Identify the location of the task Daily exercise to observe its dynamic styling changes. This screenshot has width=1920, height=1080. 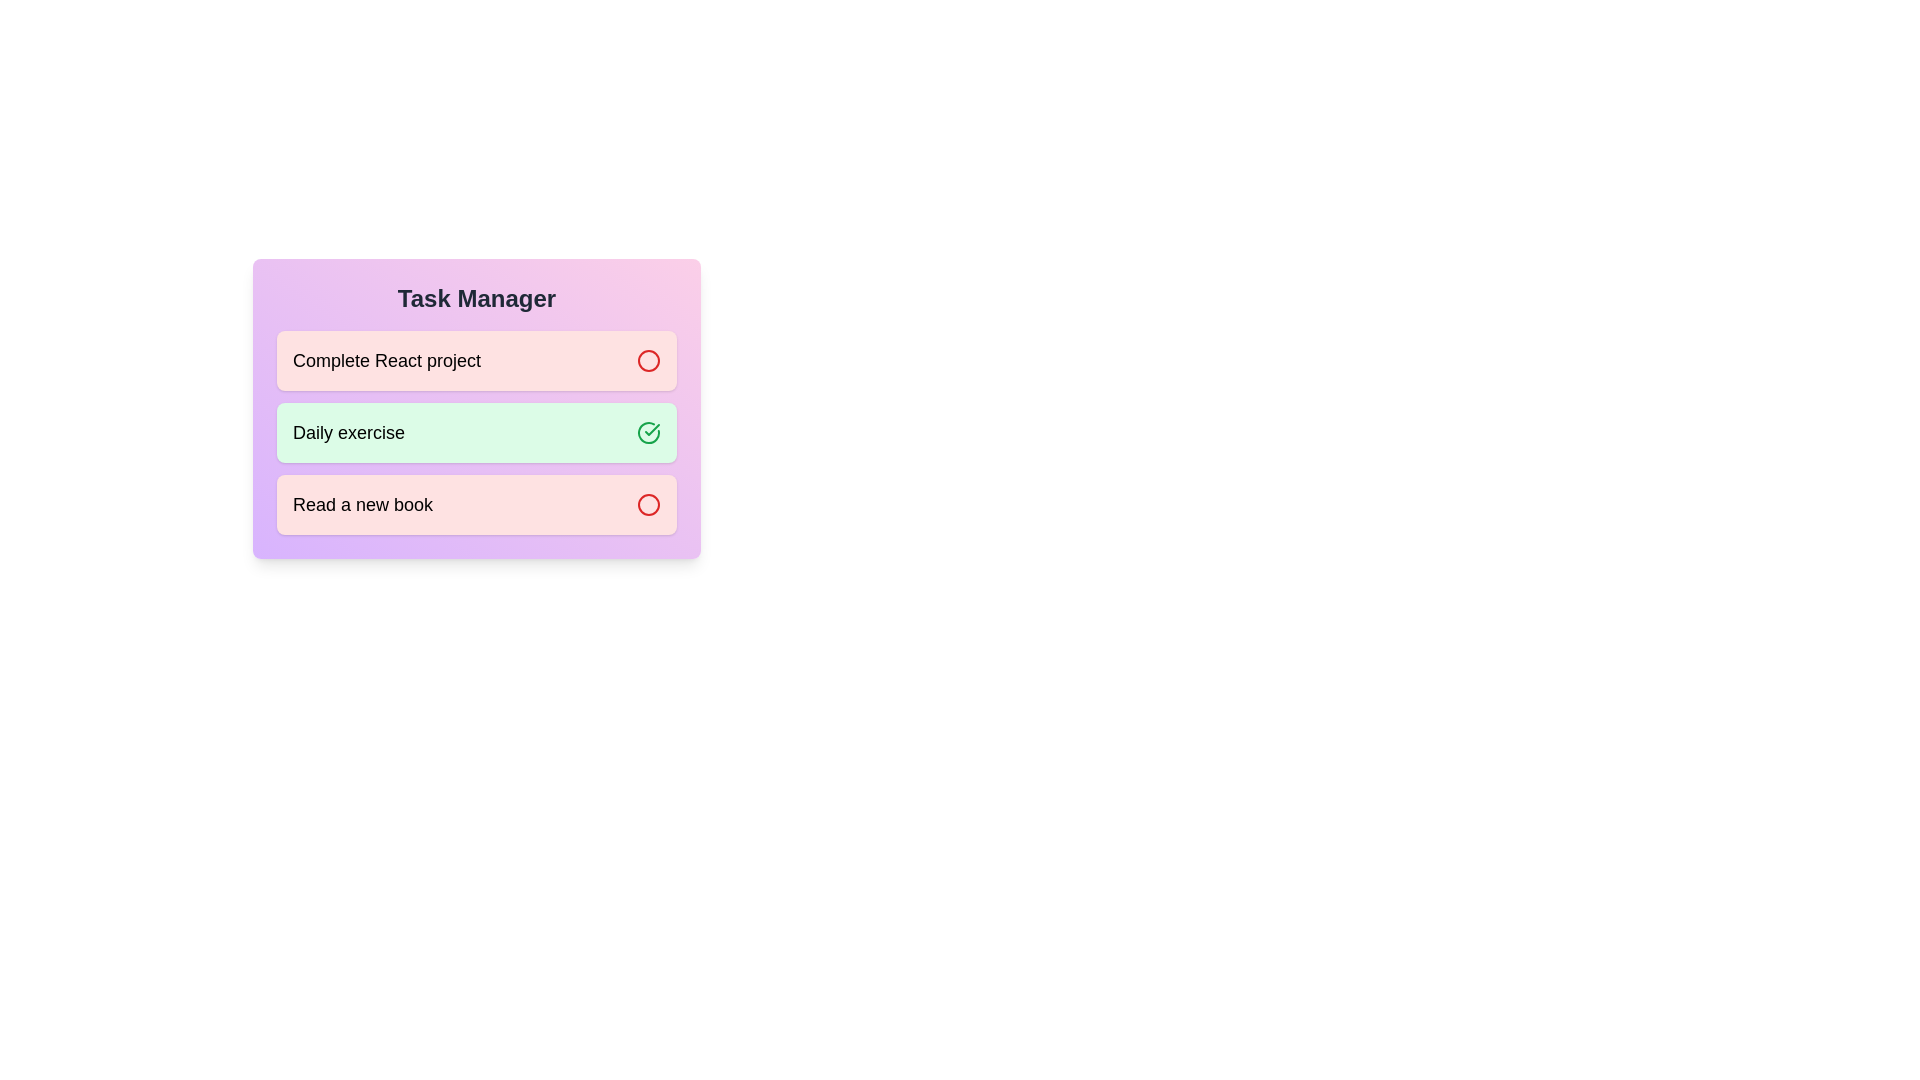
(475, 431).